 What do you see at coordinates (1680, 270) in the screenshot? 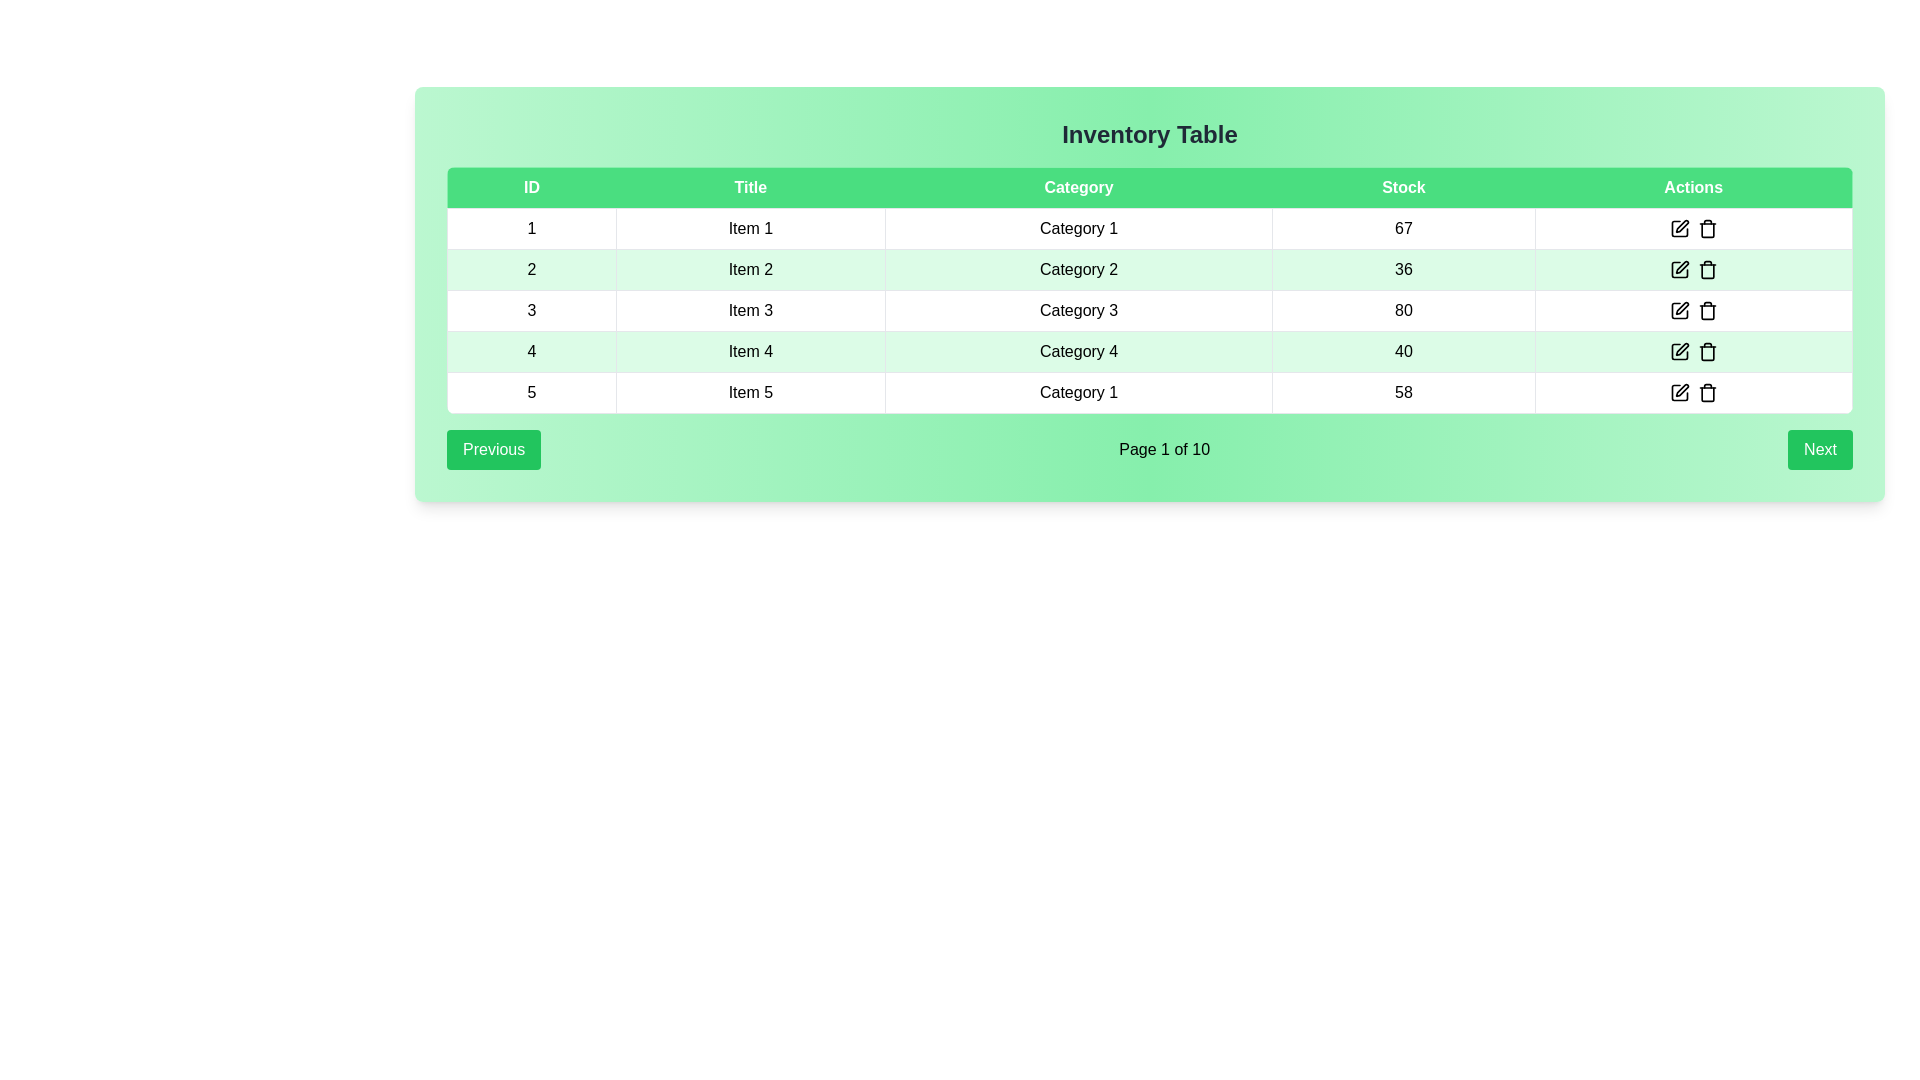
I see `the small edit icon shaped like a pen located in the 'Actions' column of the second row in the table to initiate an edit action` at bounding box center [1680, 270].